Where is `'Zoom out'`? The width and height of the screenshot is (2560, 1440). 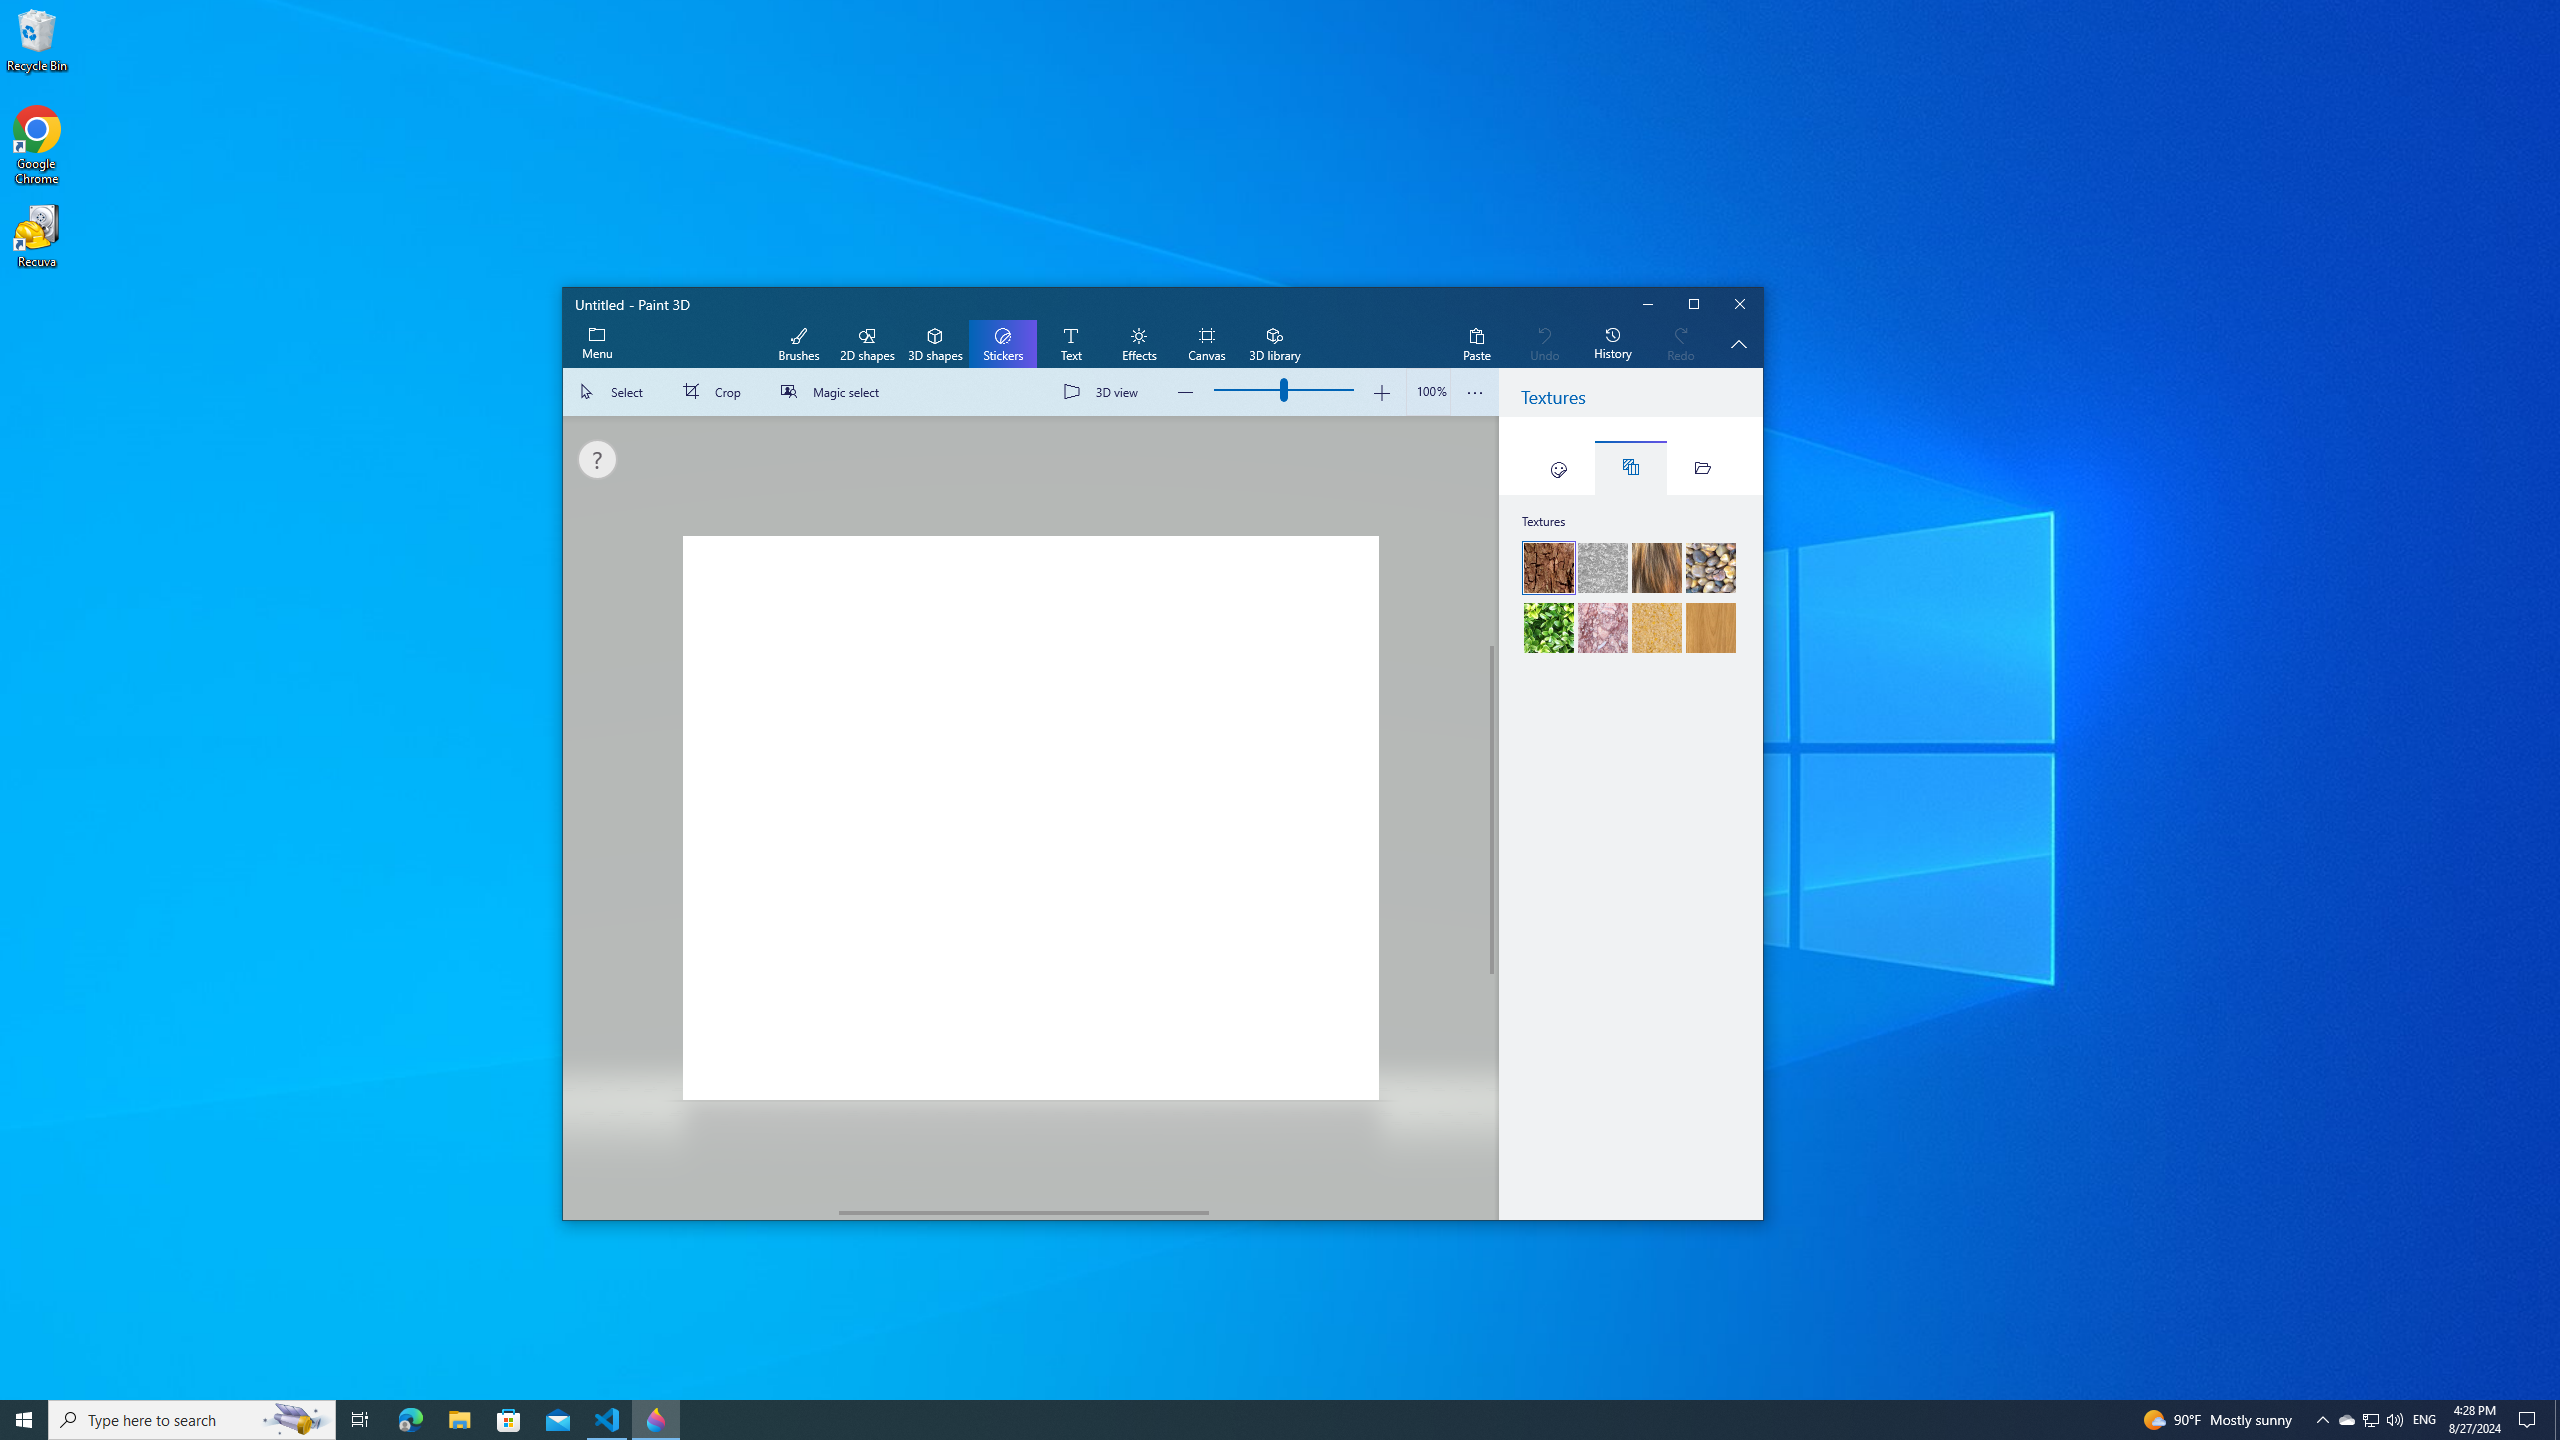 'Zoom out' is located at coordinates (1186, 391).